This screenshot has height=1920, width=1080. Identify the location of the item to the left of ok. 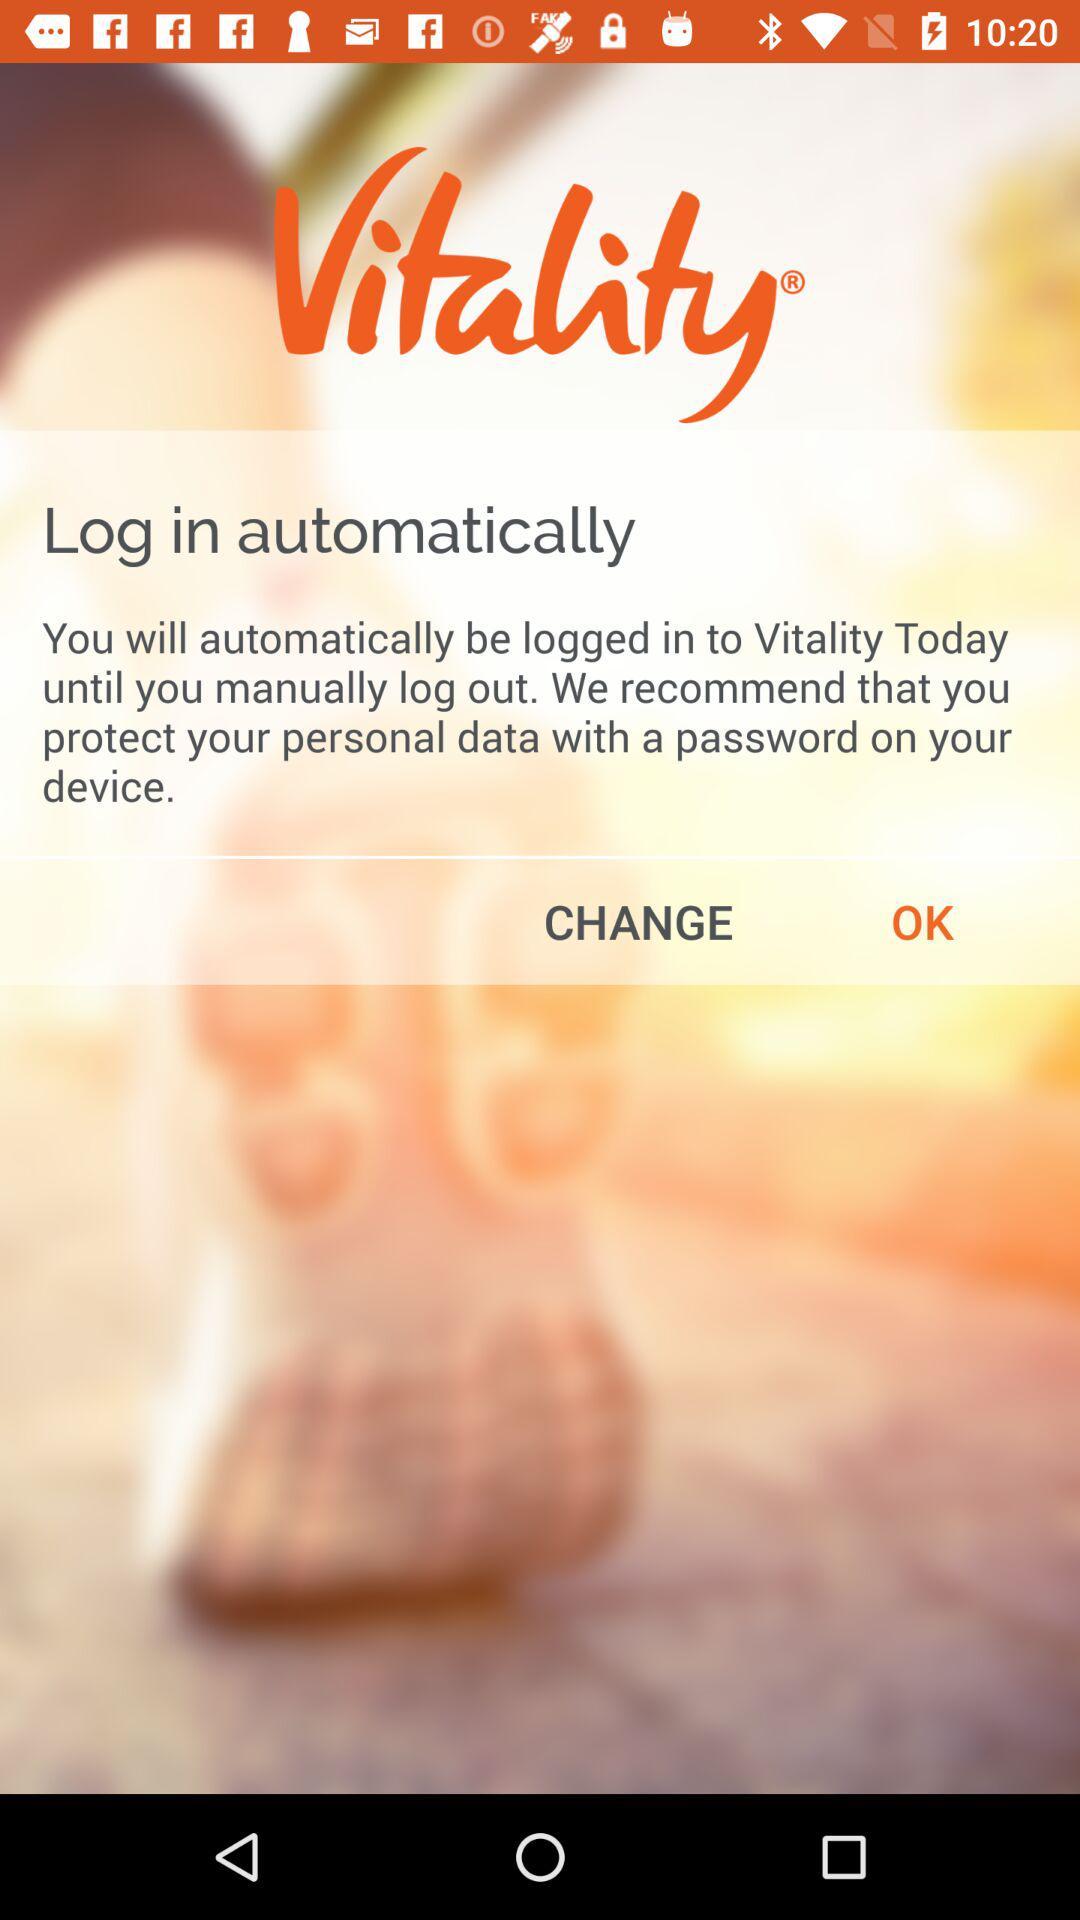
(638, 920).